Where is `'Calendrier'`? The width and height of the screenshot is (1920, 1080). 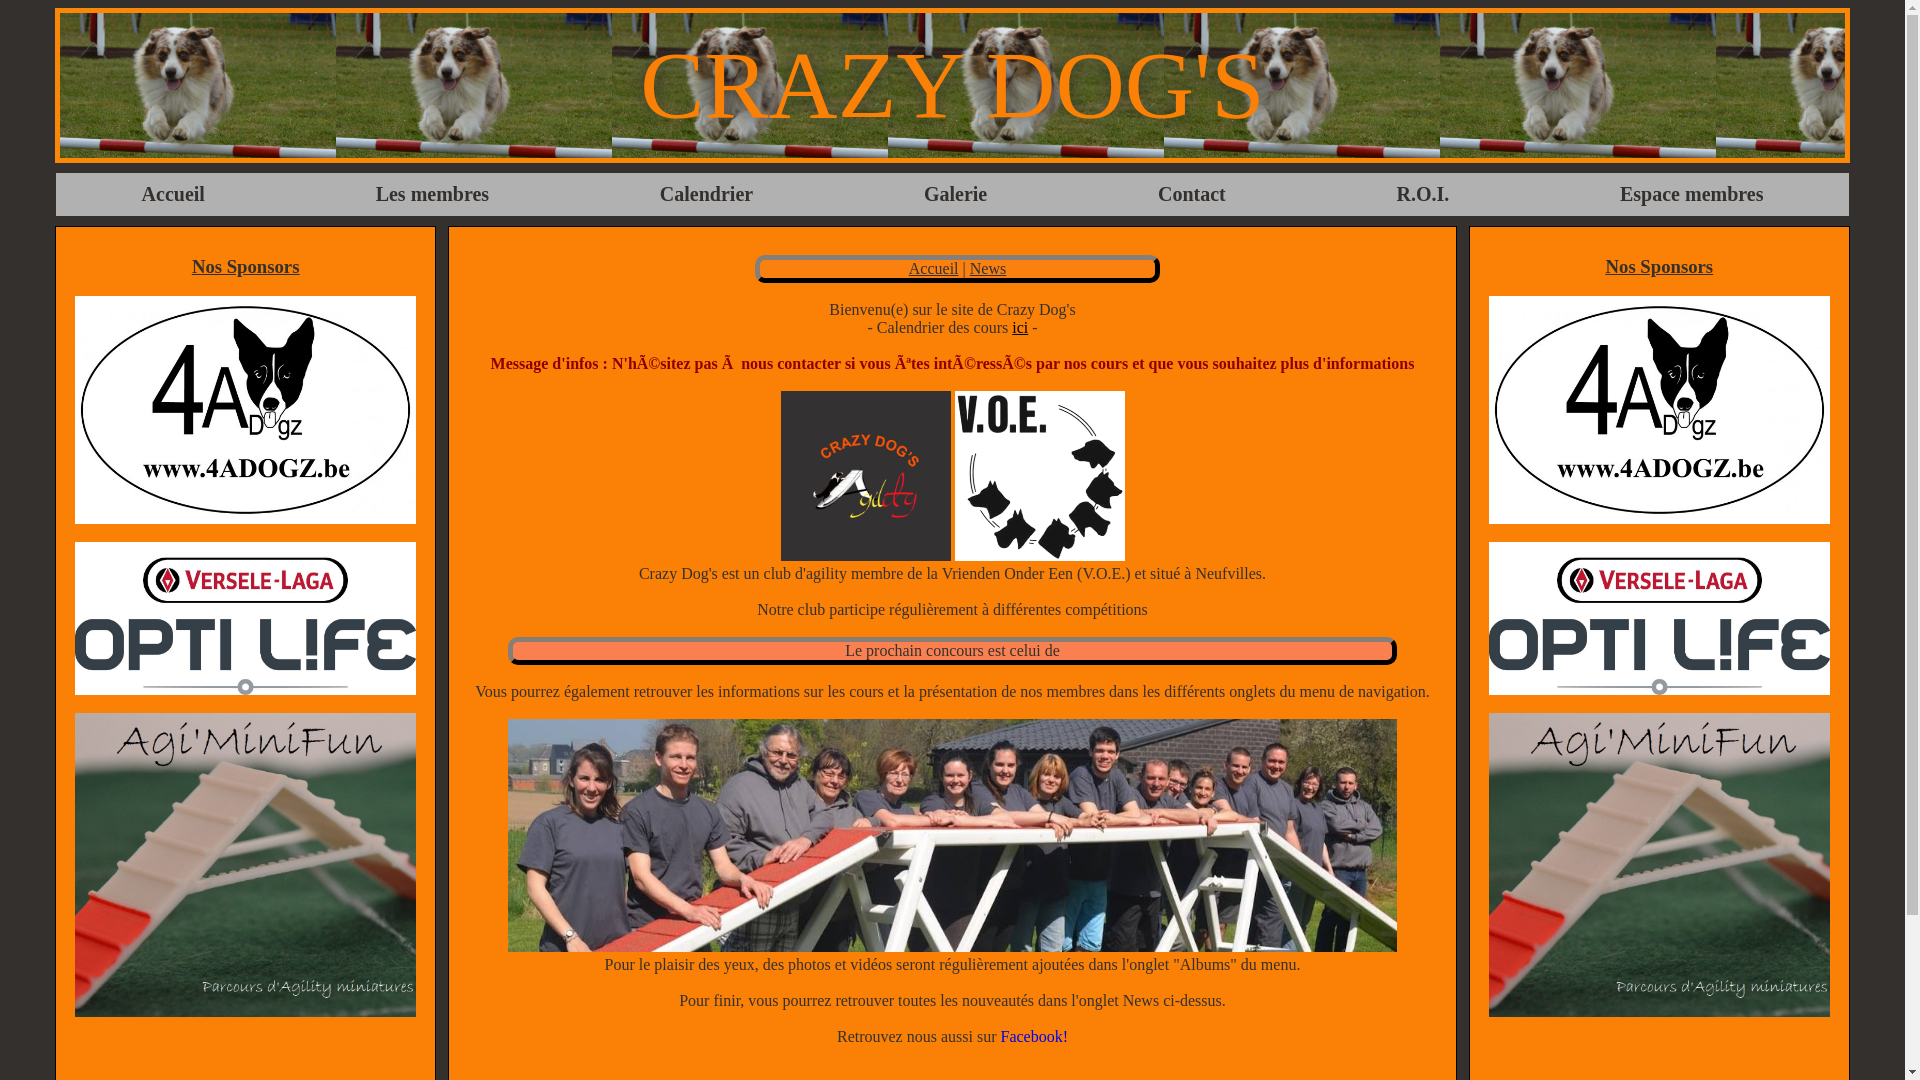
'Calendrier' is located at coordinates (638, 194).